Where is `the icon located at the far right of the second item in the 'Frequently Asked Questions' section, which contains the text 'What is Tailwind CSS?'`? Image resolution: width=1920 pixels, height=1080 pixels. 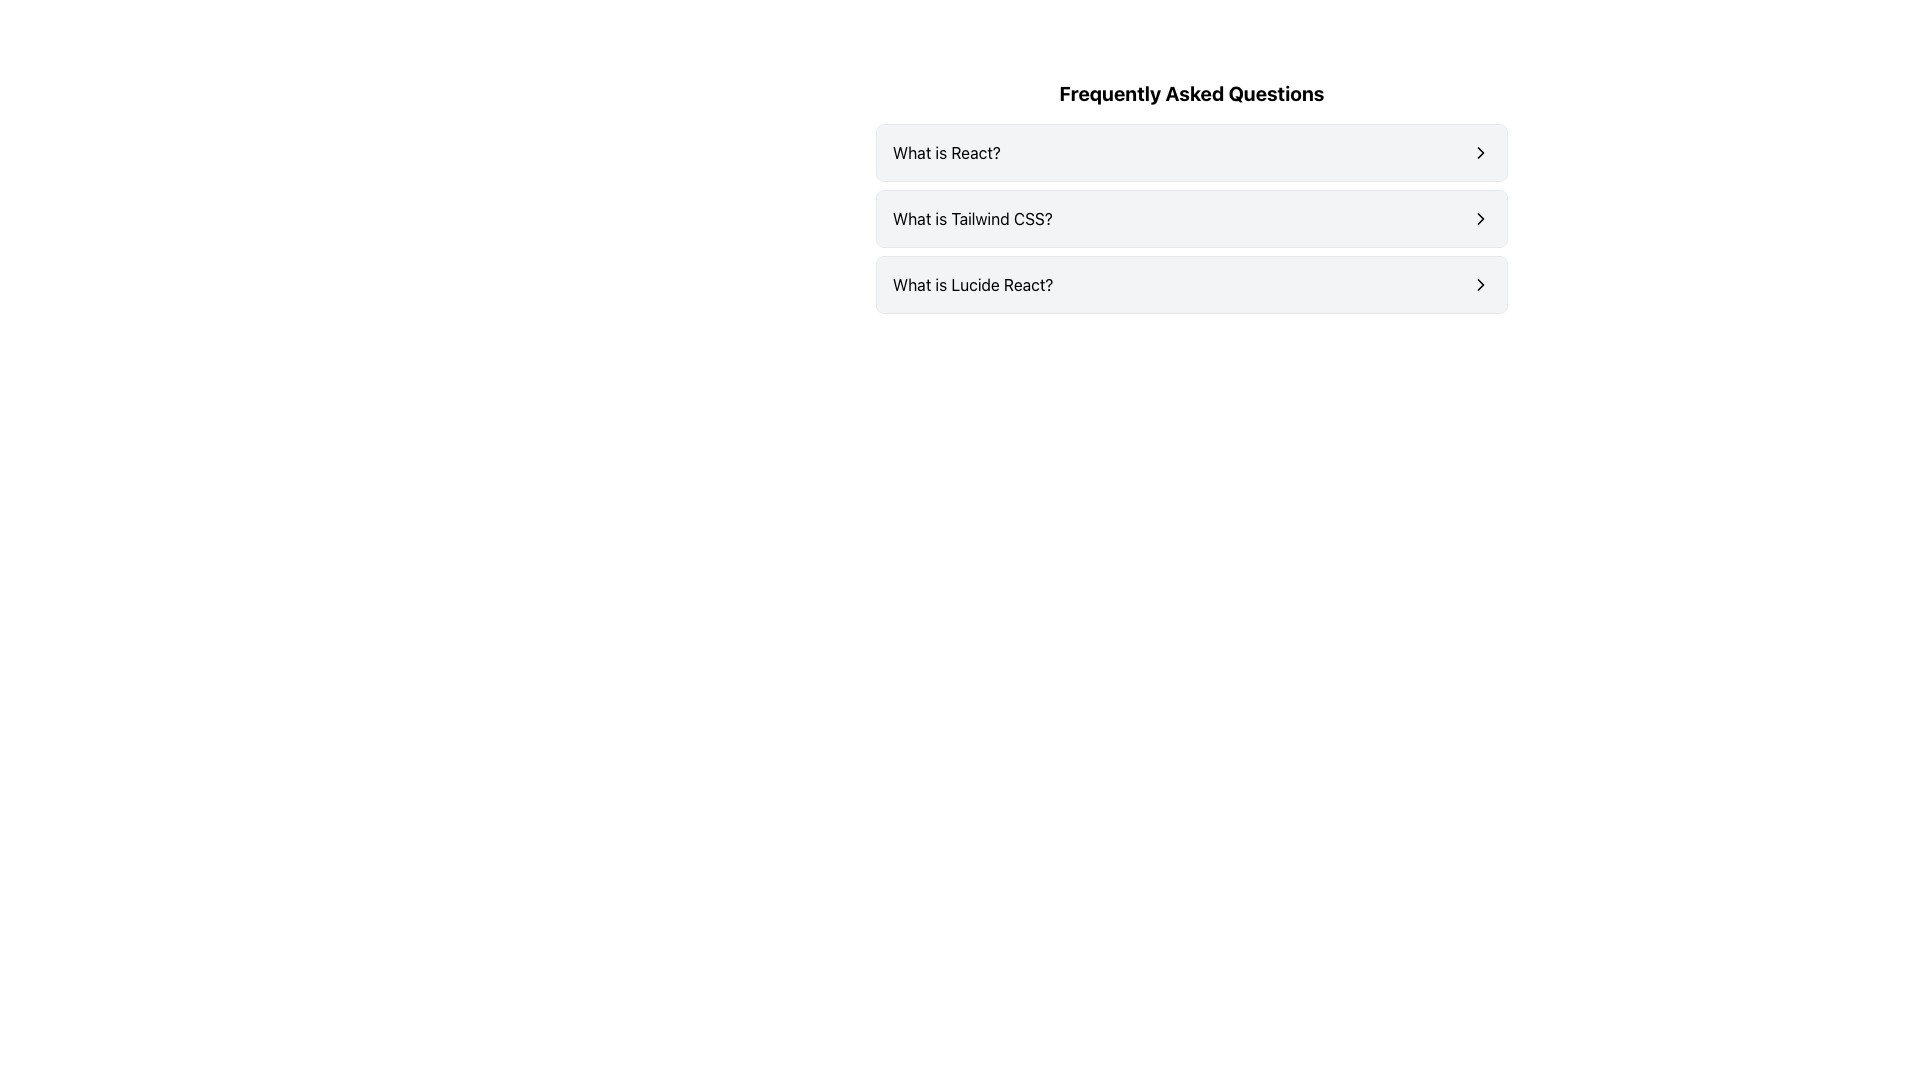
the icon located at the far right of the second item in the 'Frequently Asked Questions' section, which contains the text 'What is Tailwind CSS?' is located at coordinates (1481, 219).